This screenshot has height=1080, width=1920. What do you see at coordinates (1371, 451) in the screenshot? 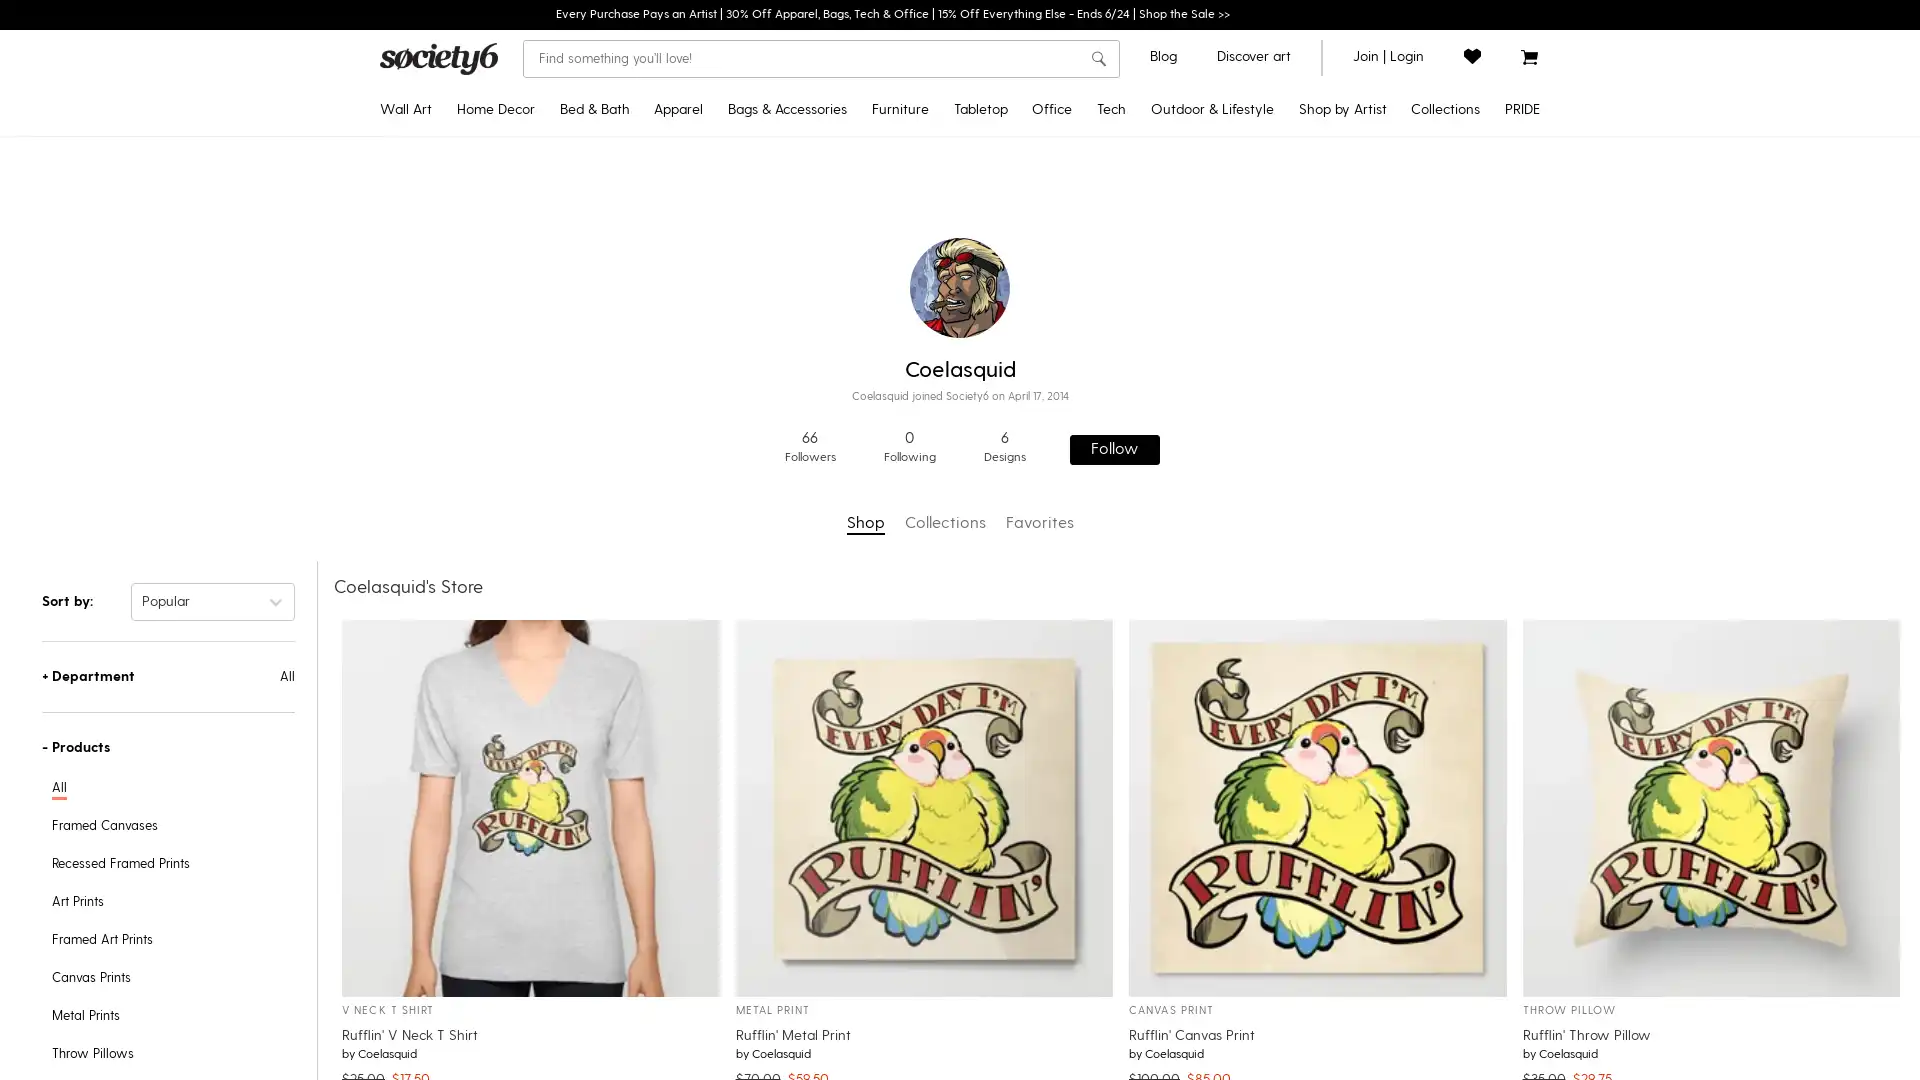
I see `Pattern Play` at bounding box center [1371, 451].